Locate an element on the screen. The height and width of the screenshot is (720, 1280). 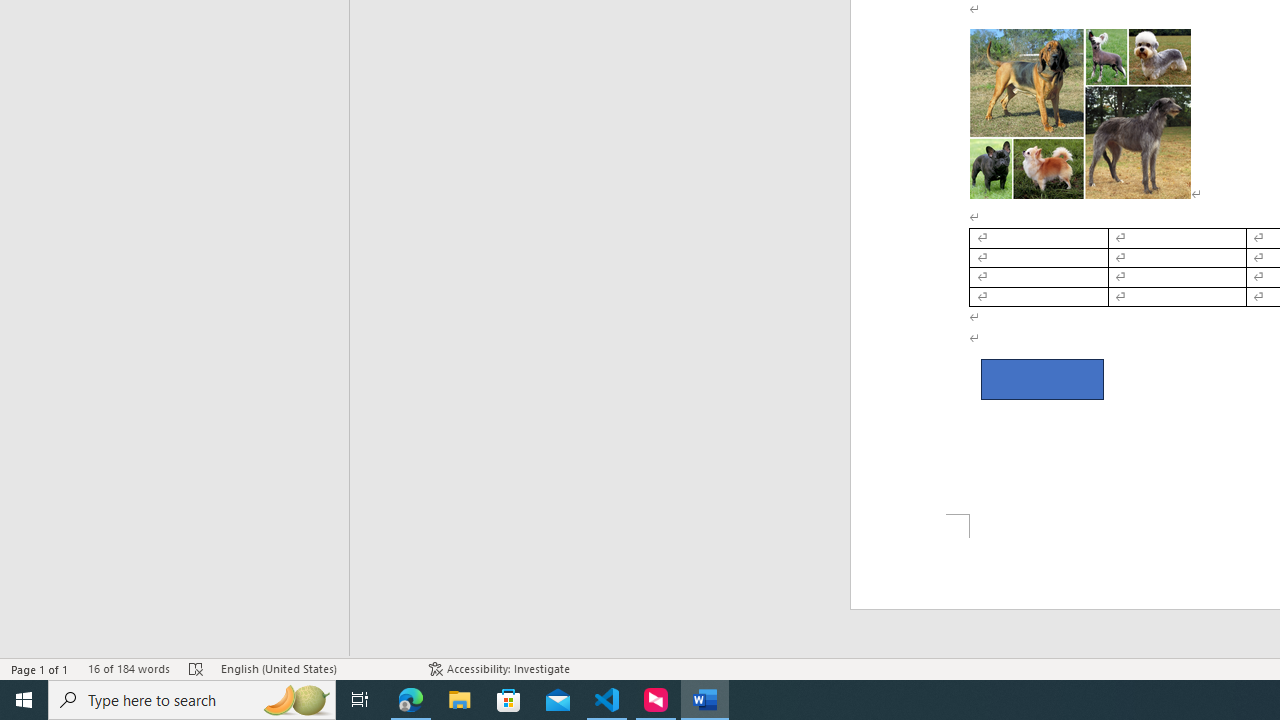
'Language English (United States)' is located at coordinates (314, 669).